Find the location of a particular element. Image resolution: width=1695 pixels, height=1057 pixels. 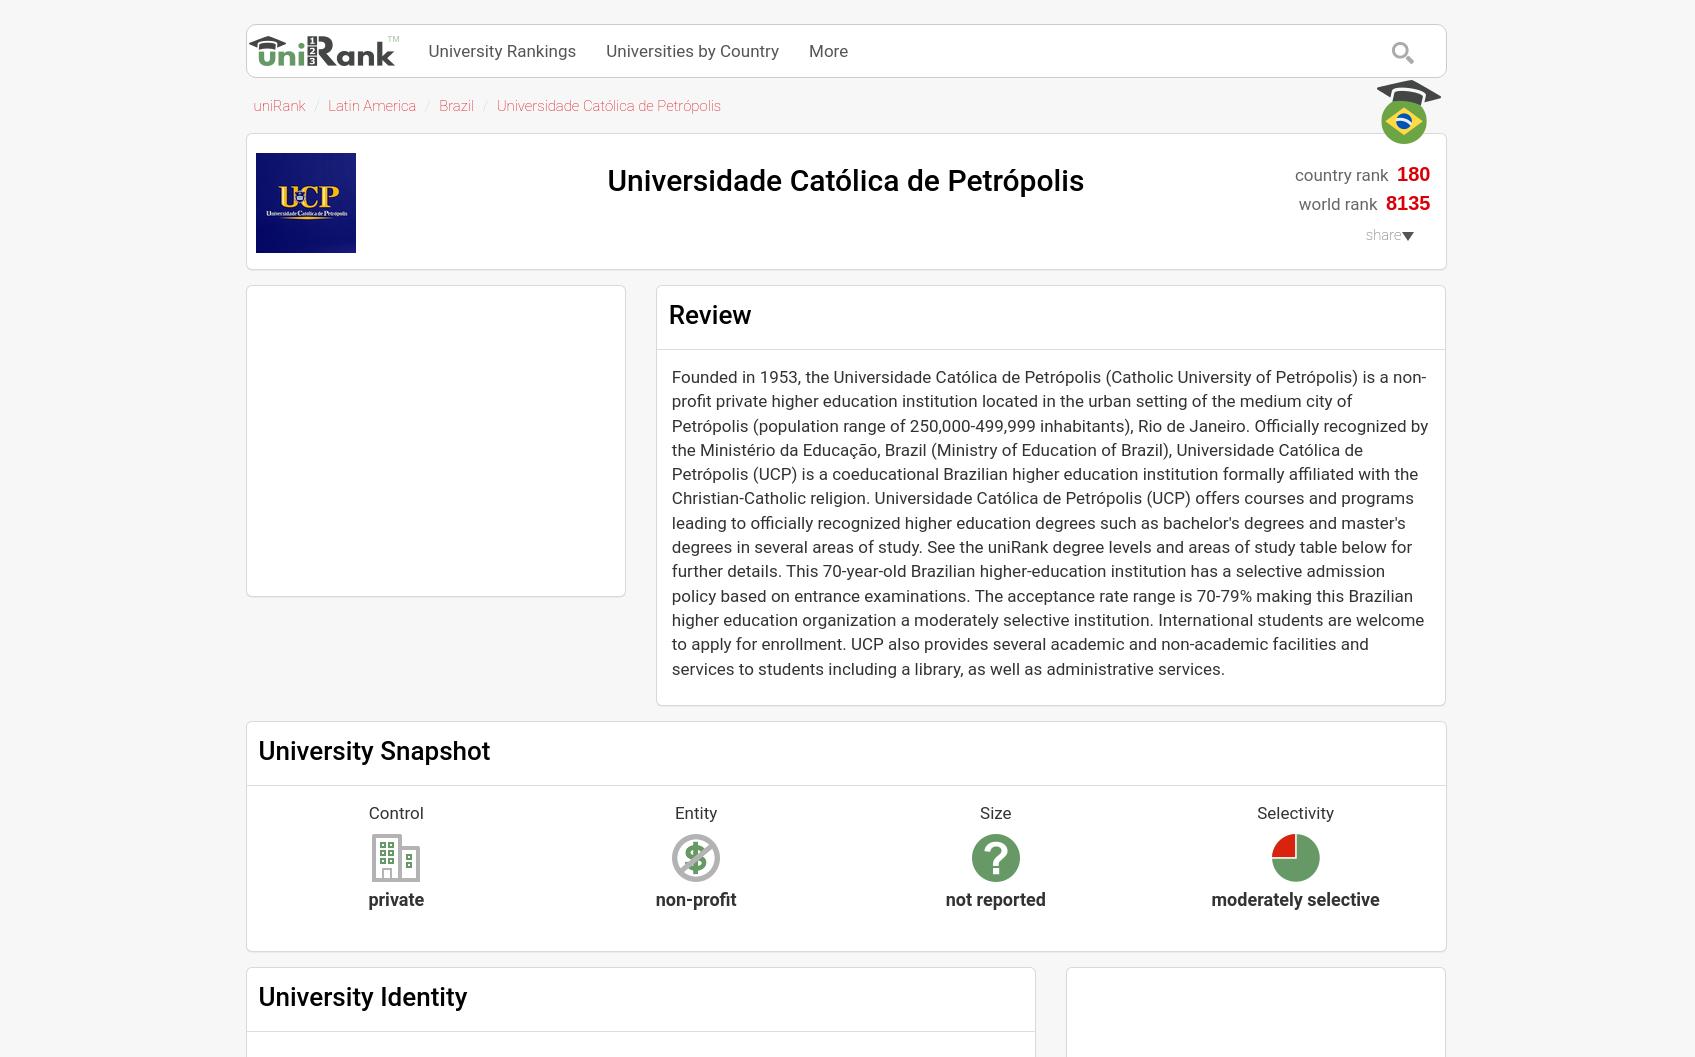

'8135' is located at coordinates (1406, 201).